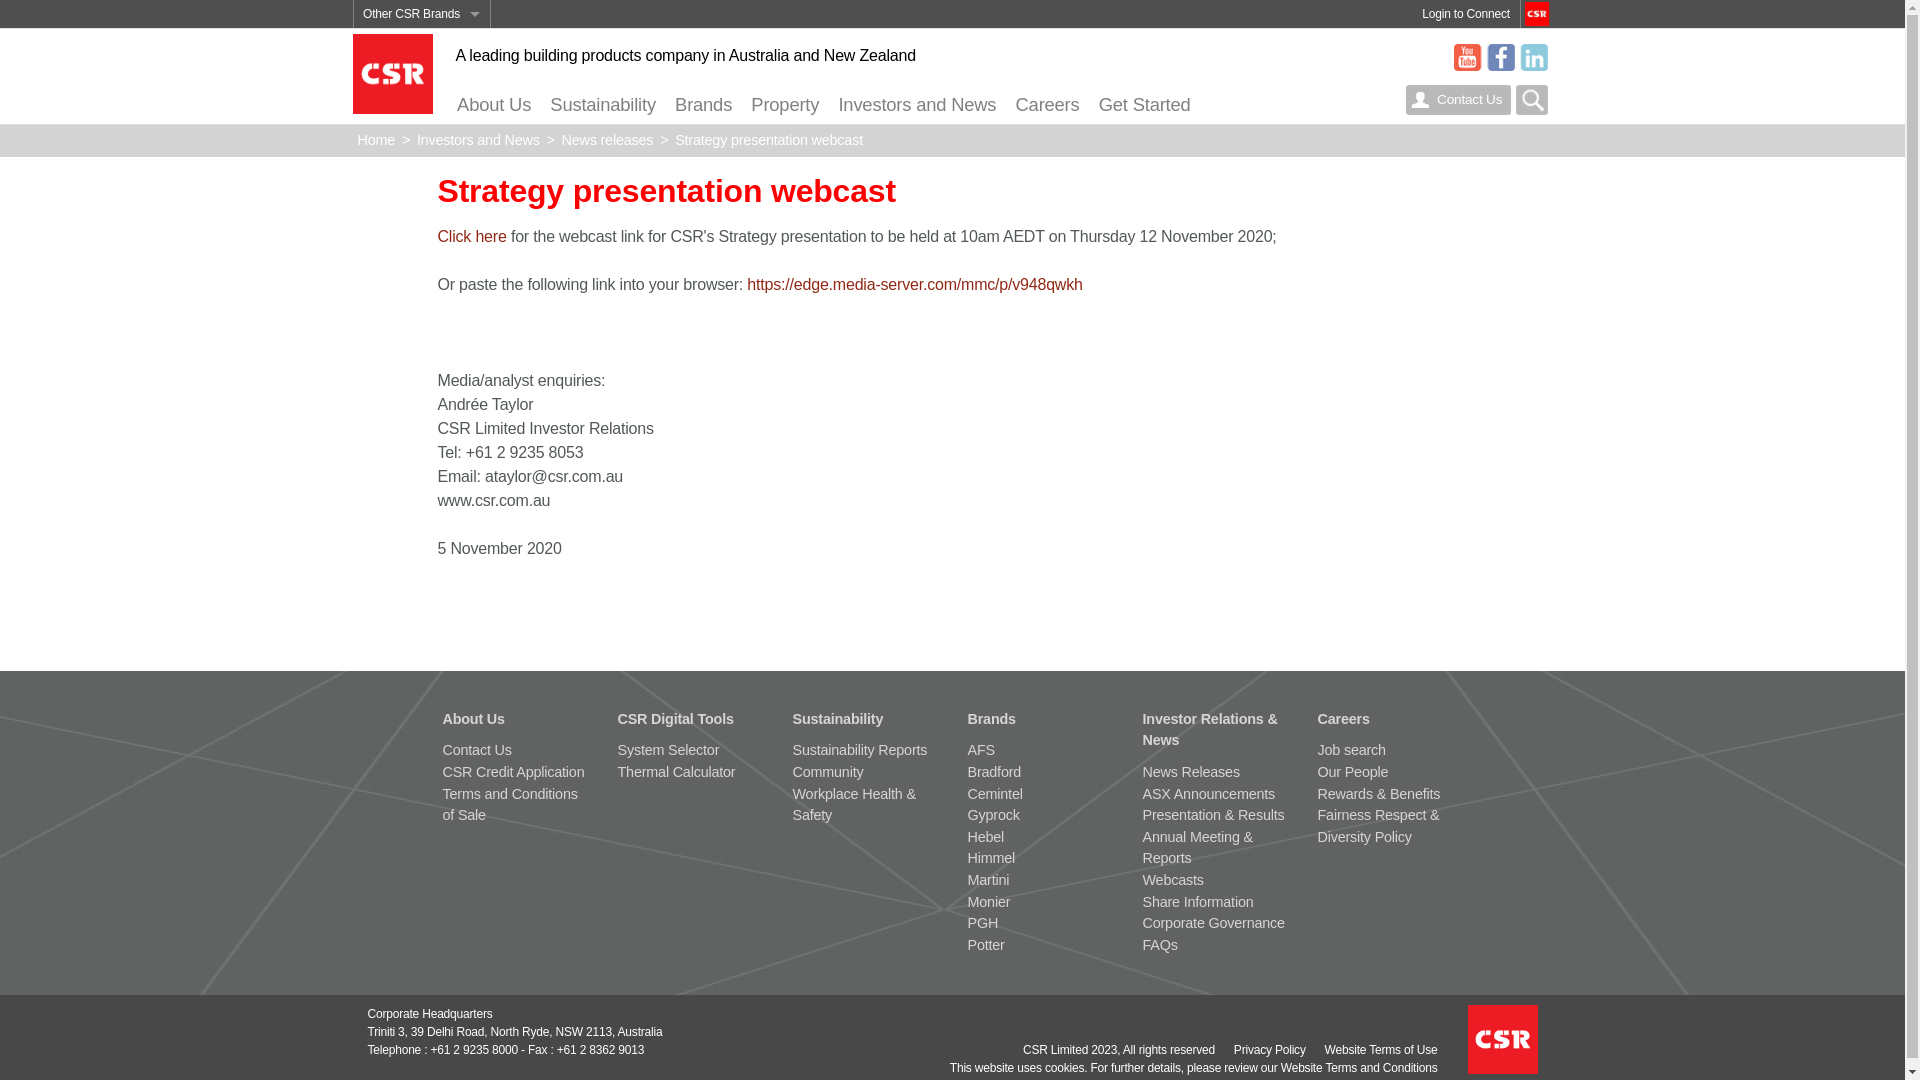 This screenshot has width=1920, height=1080. Describe the element at coordinates (968, 793) in the screenshot. I see `'Cemintel'` at that location.